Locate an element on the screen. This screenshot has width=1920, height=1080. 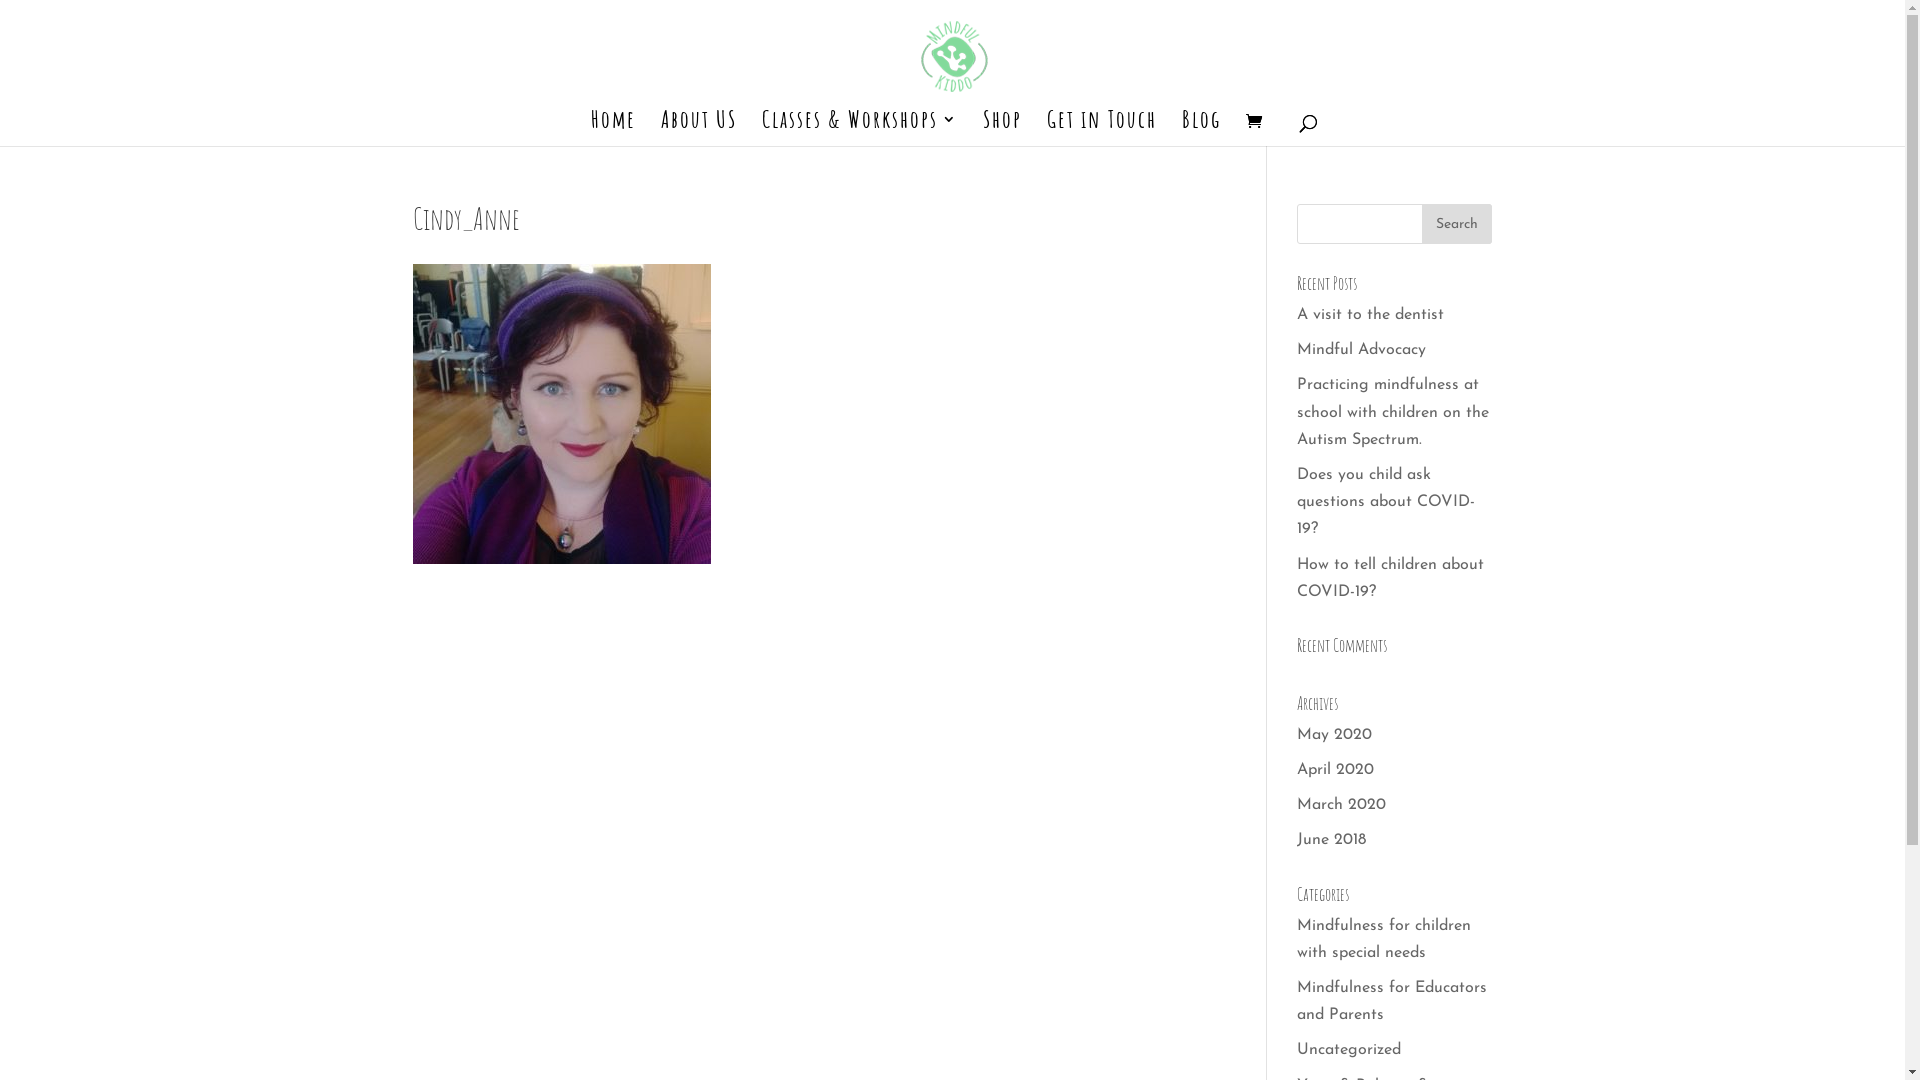
'June 2018' is located at coordinates (1331, 840).